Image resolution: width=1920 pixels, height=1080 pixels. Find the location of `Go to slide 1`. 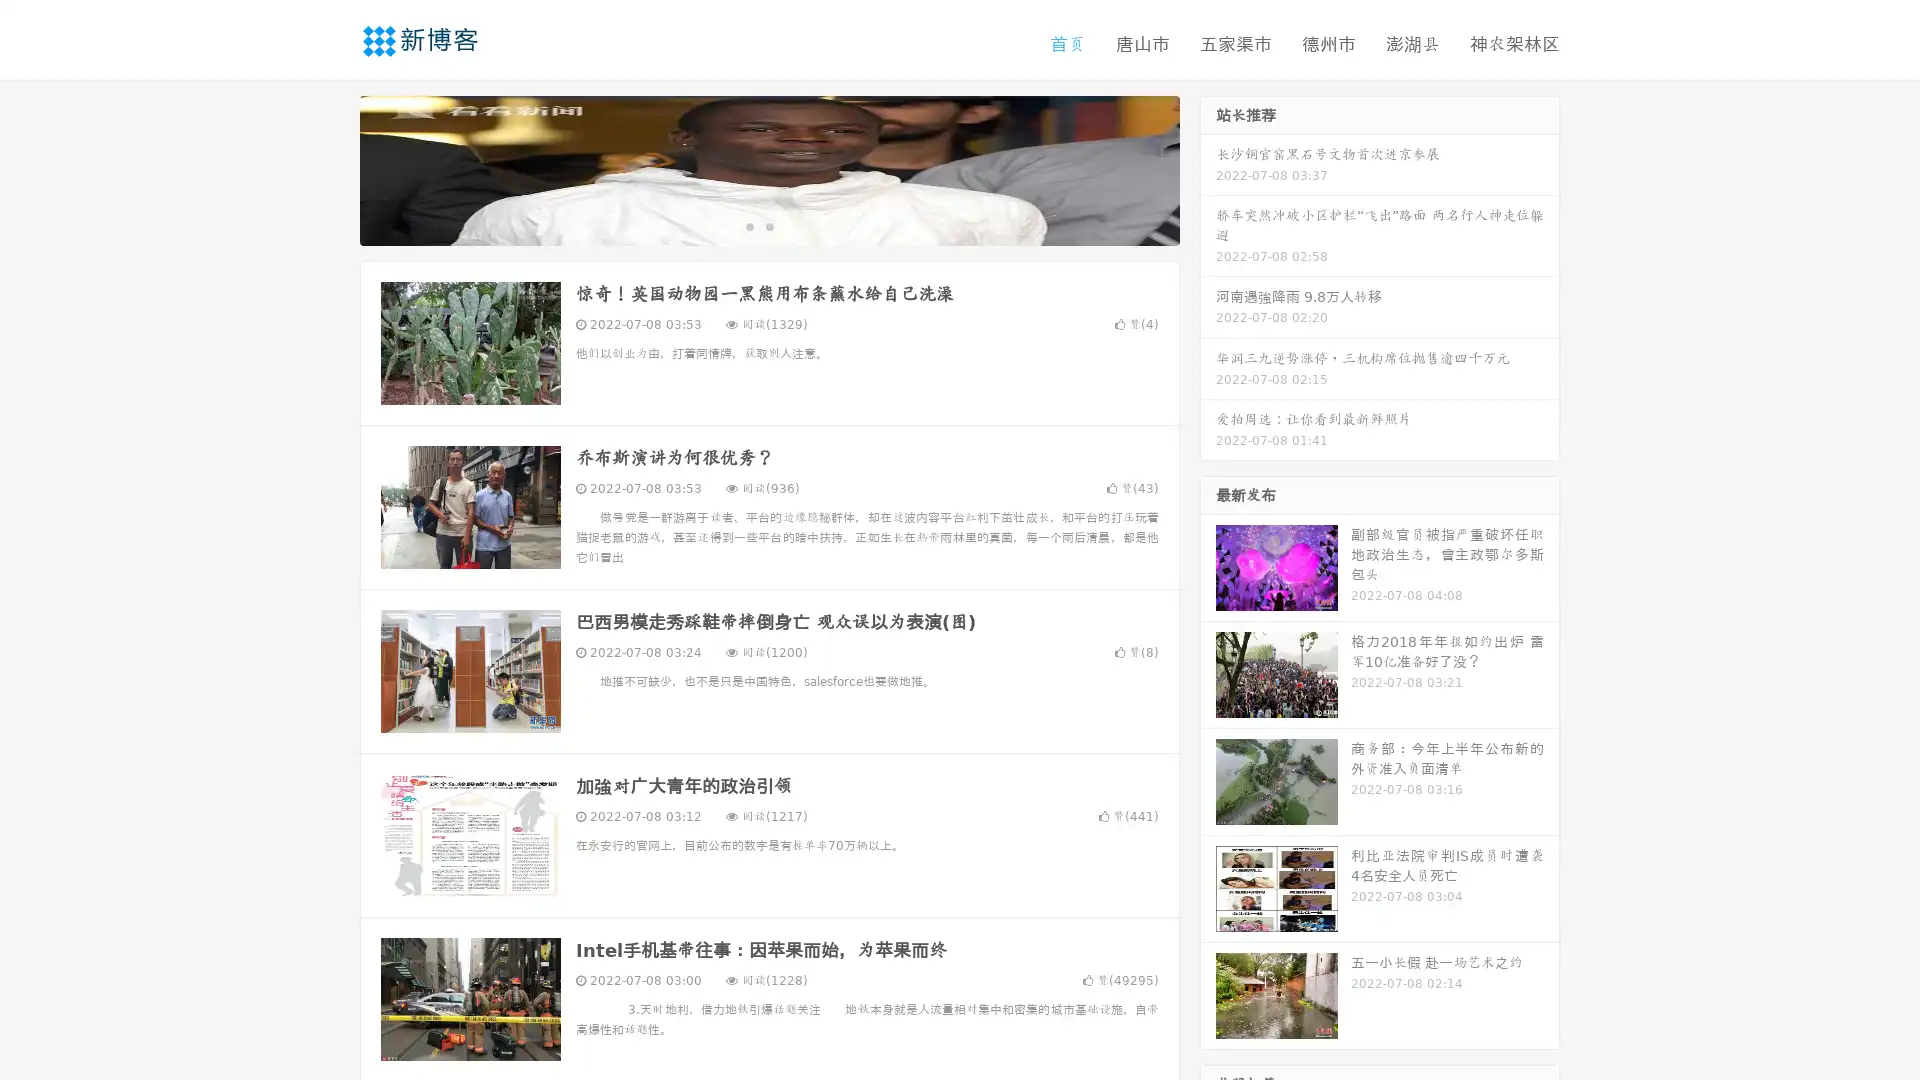

Go to slide 1 is located at coordinates (748, 225).